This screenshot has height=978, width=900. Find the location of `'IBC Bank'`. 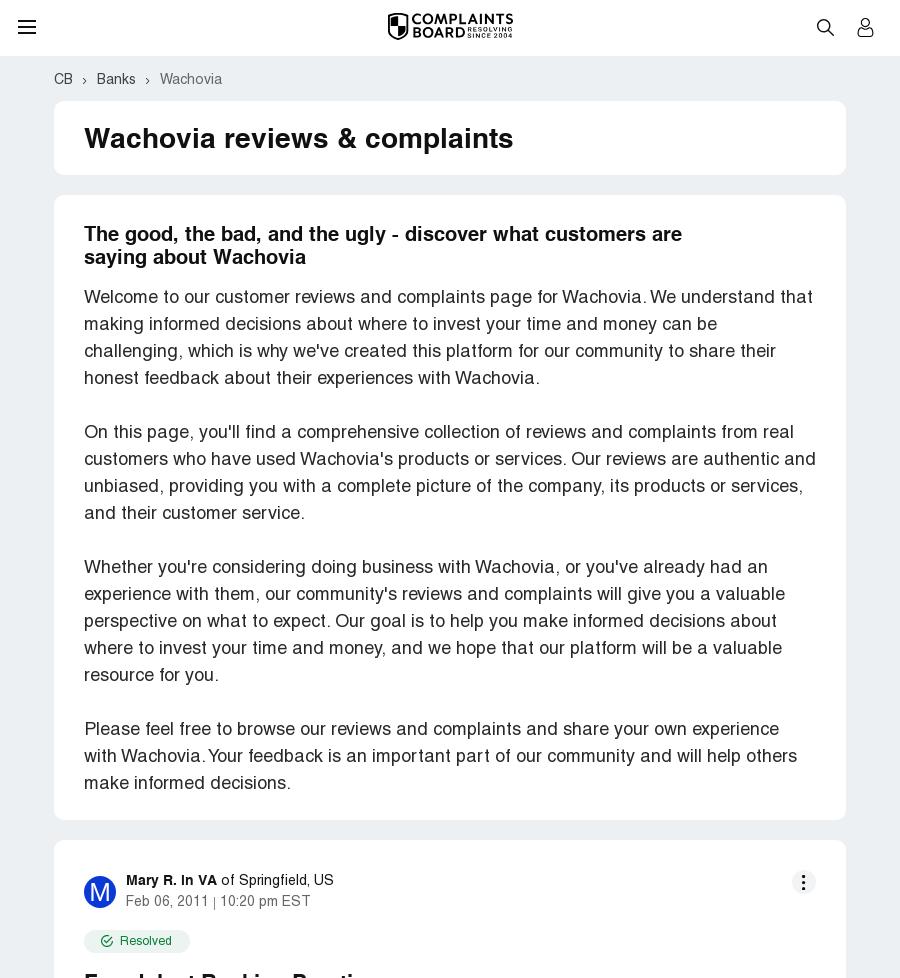

'IBC Bank' is located at coordinates (114, 634).